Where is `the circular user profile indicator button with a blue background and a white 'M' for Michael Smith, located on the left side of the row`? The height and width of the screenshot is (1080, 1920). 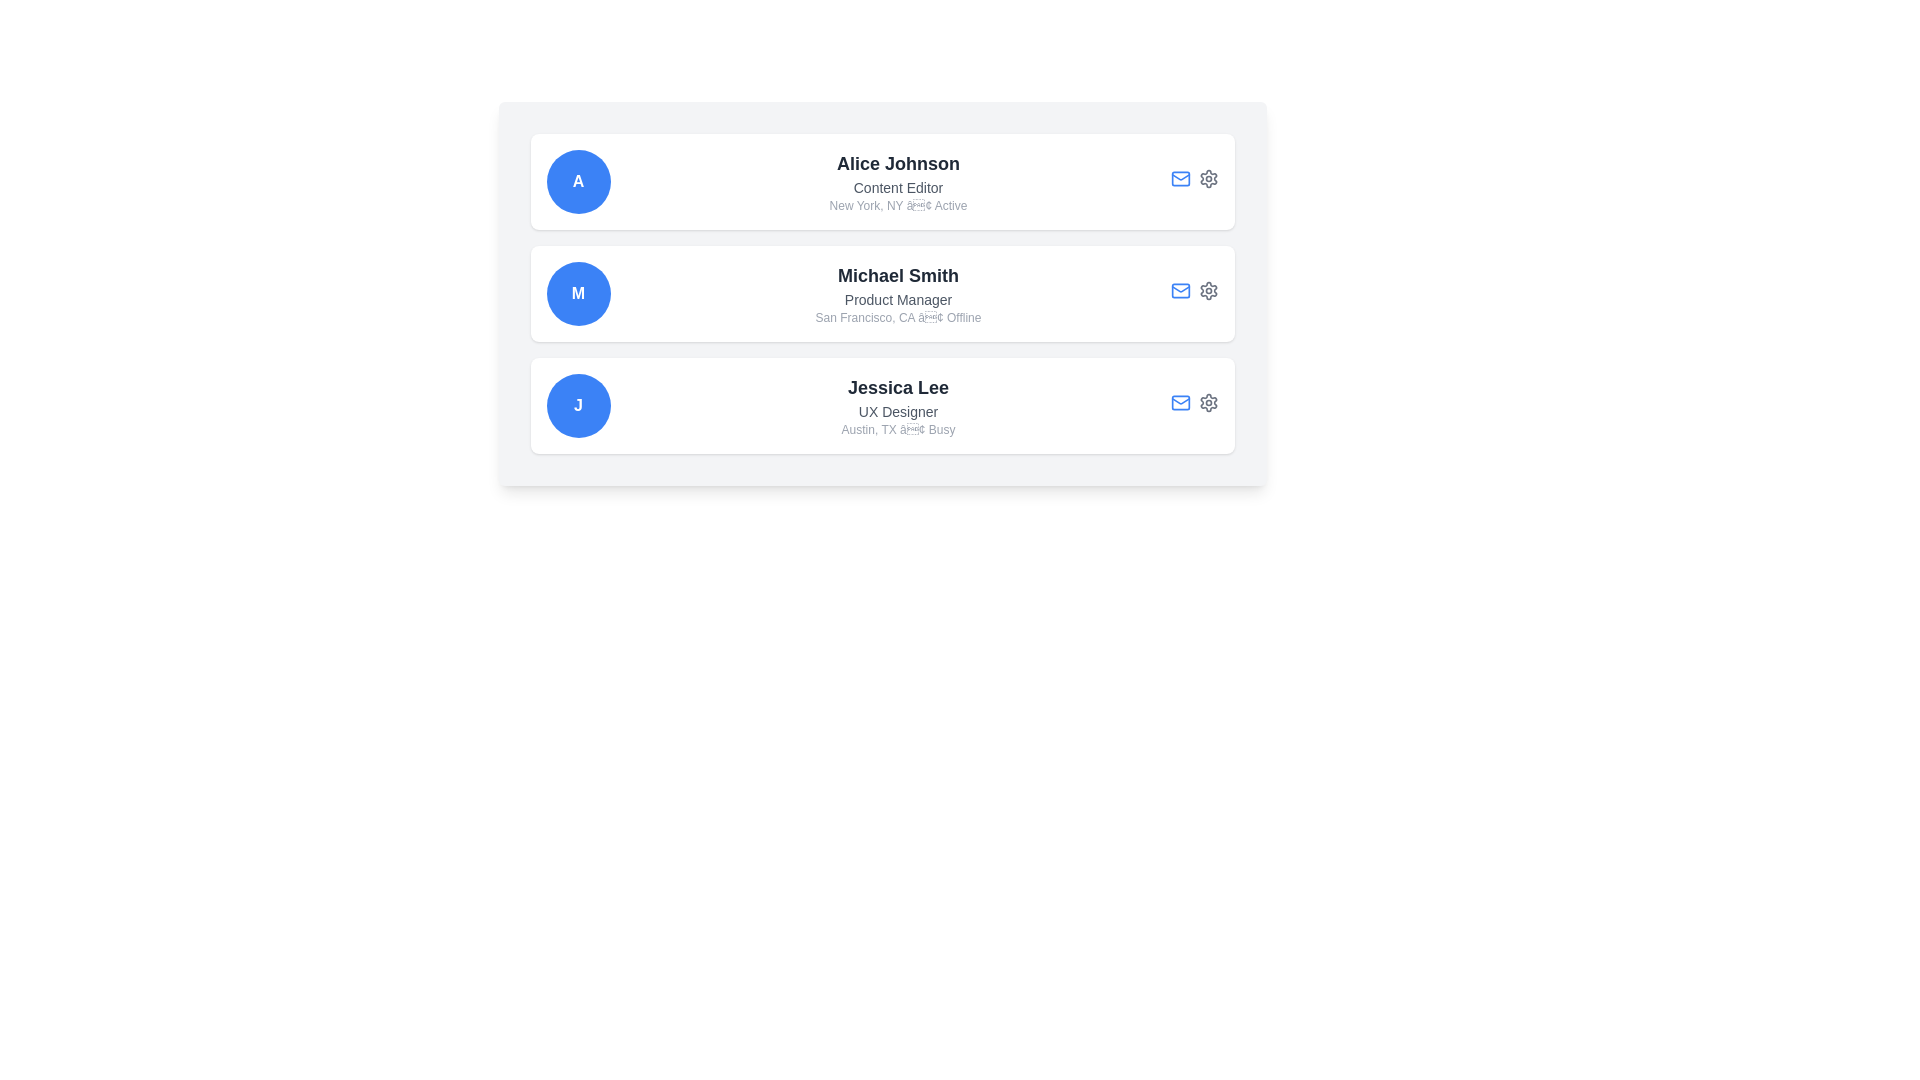 the circular user profile indicator button with a blue background and a white 'M' for Michael Smith, located on the left side of the row is located at coordinates (577, 293).